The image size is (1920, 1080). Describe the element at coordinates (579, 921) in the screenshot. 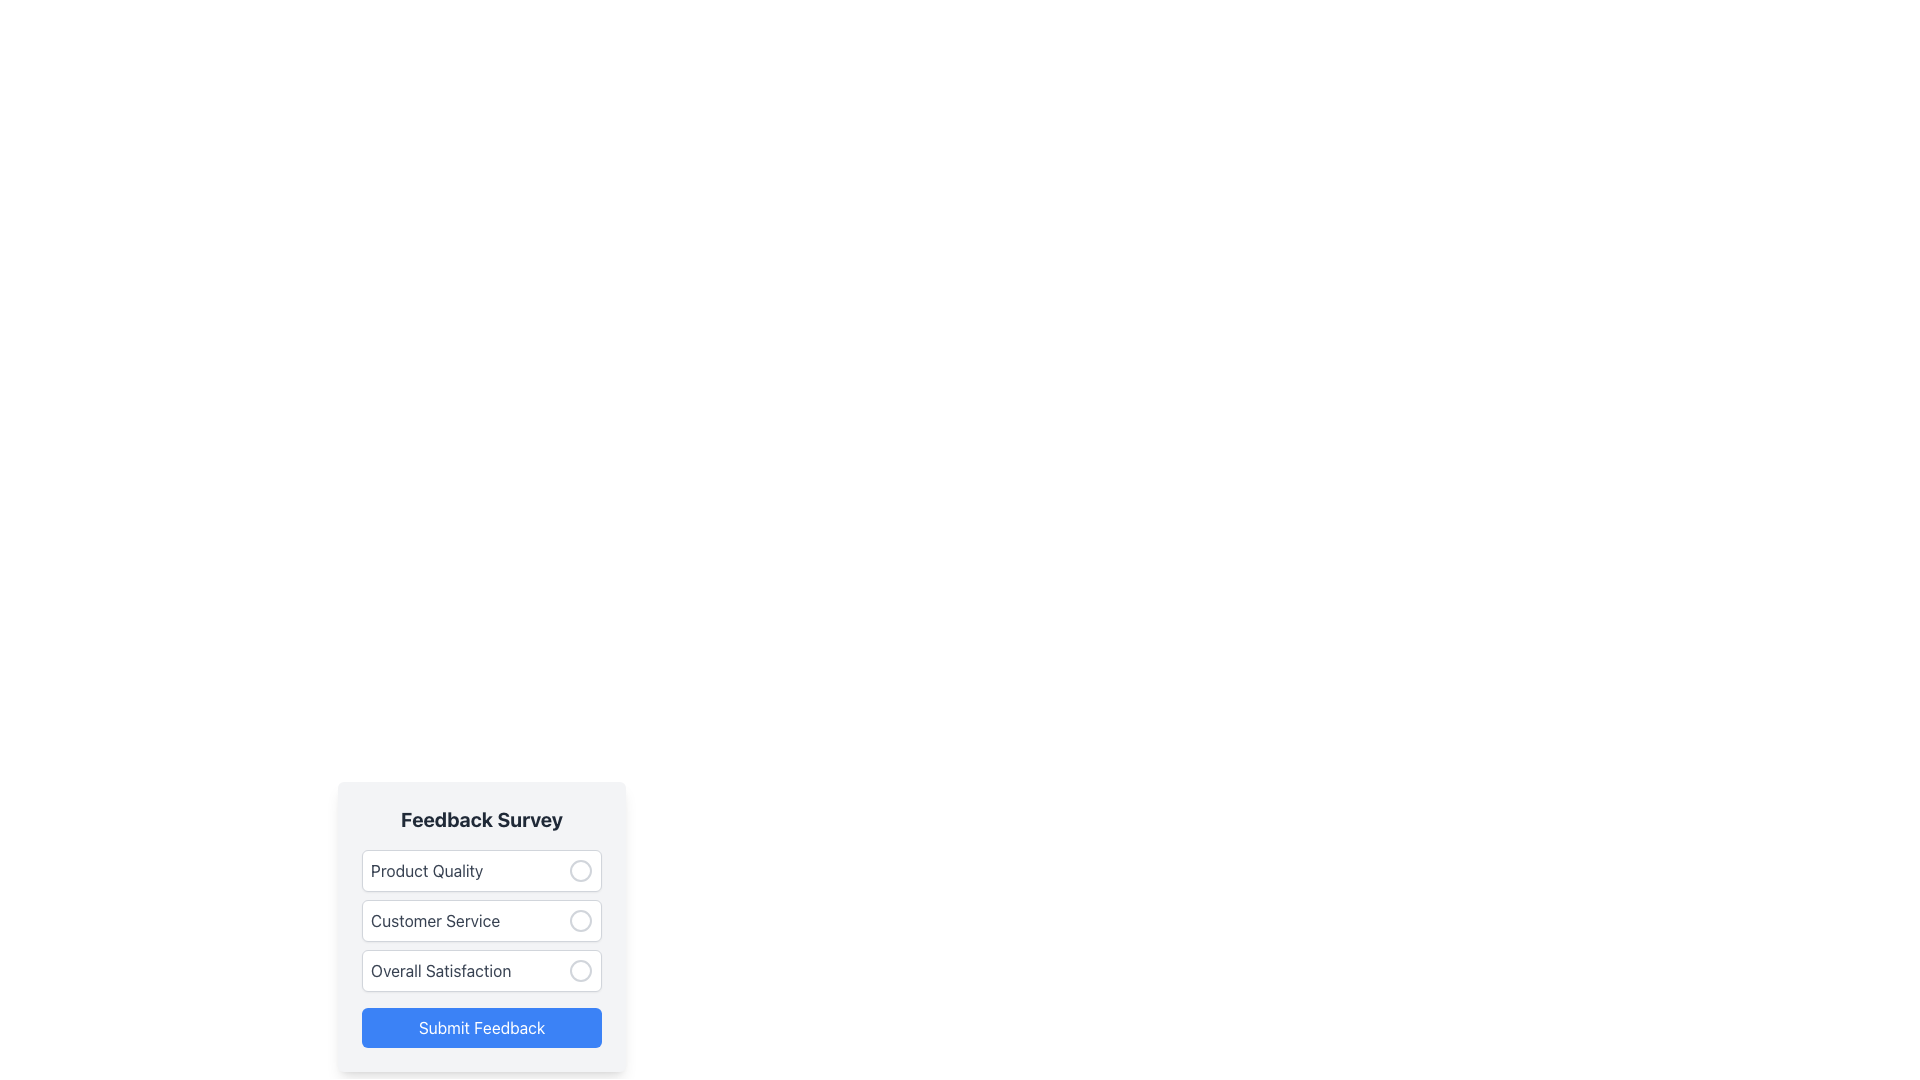

I see `the radio button styled as a hollow circle` at that location.